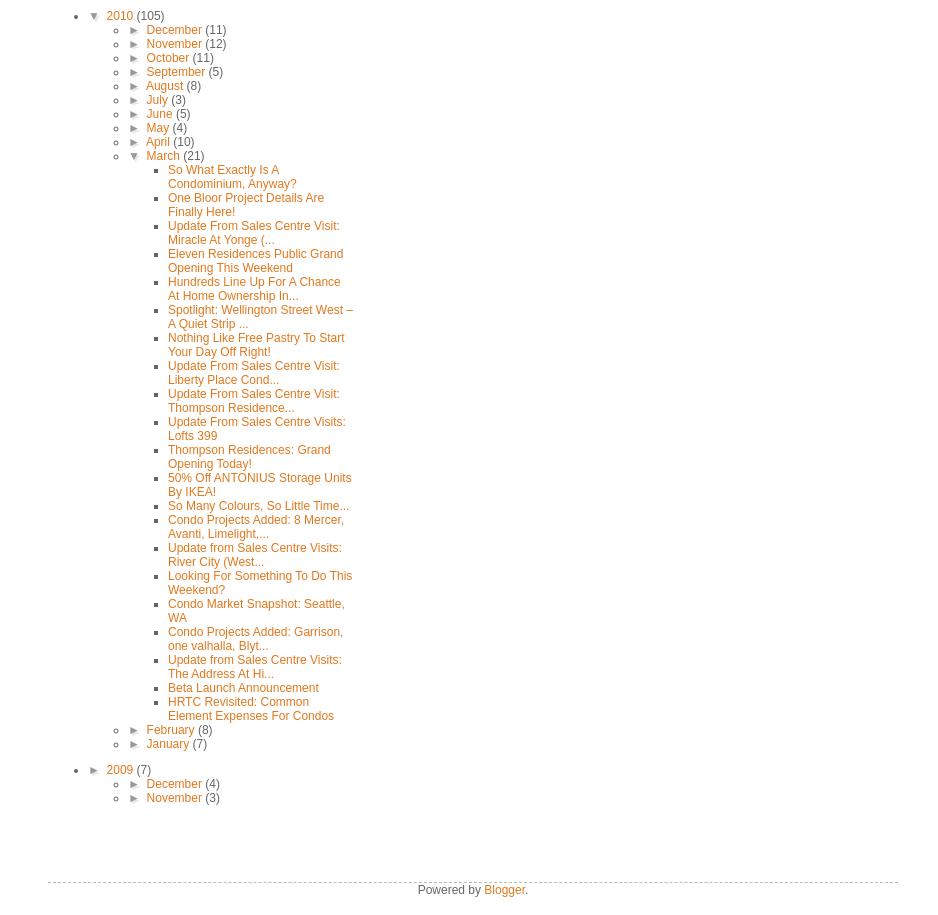 The height and width of the screenshot is (915, 938). I want to click on 'Update from Sales Centre Visits:  River City (West...', so click(167, 554).